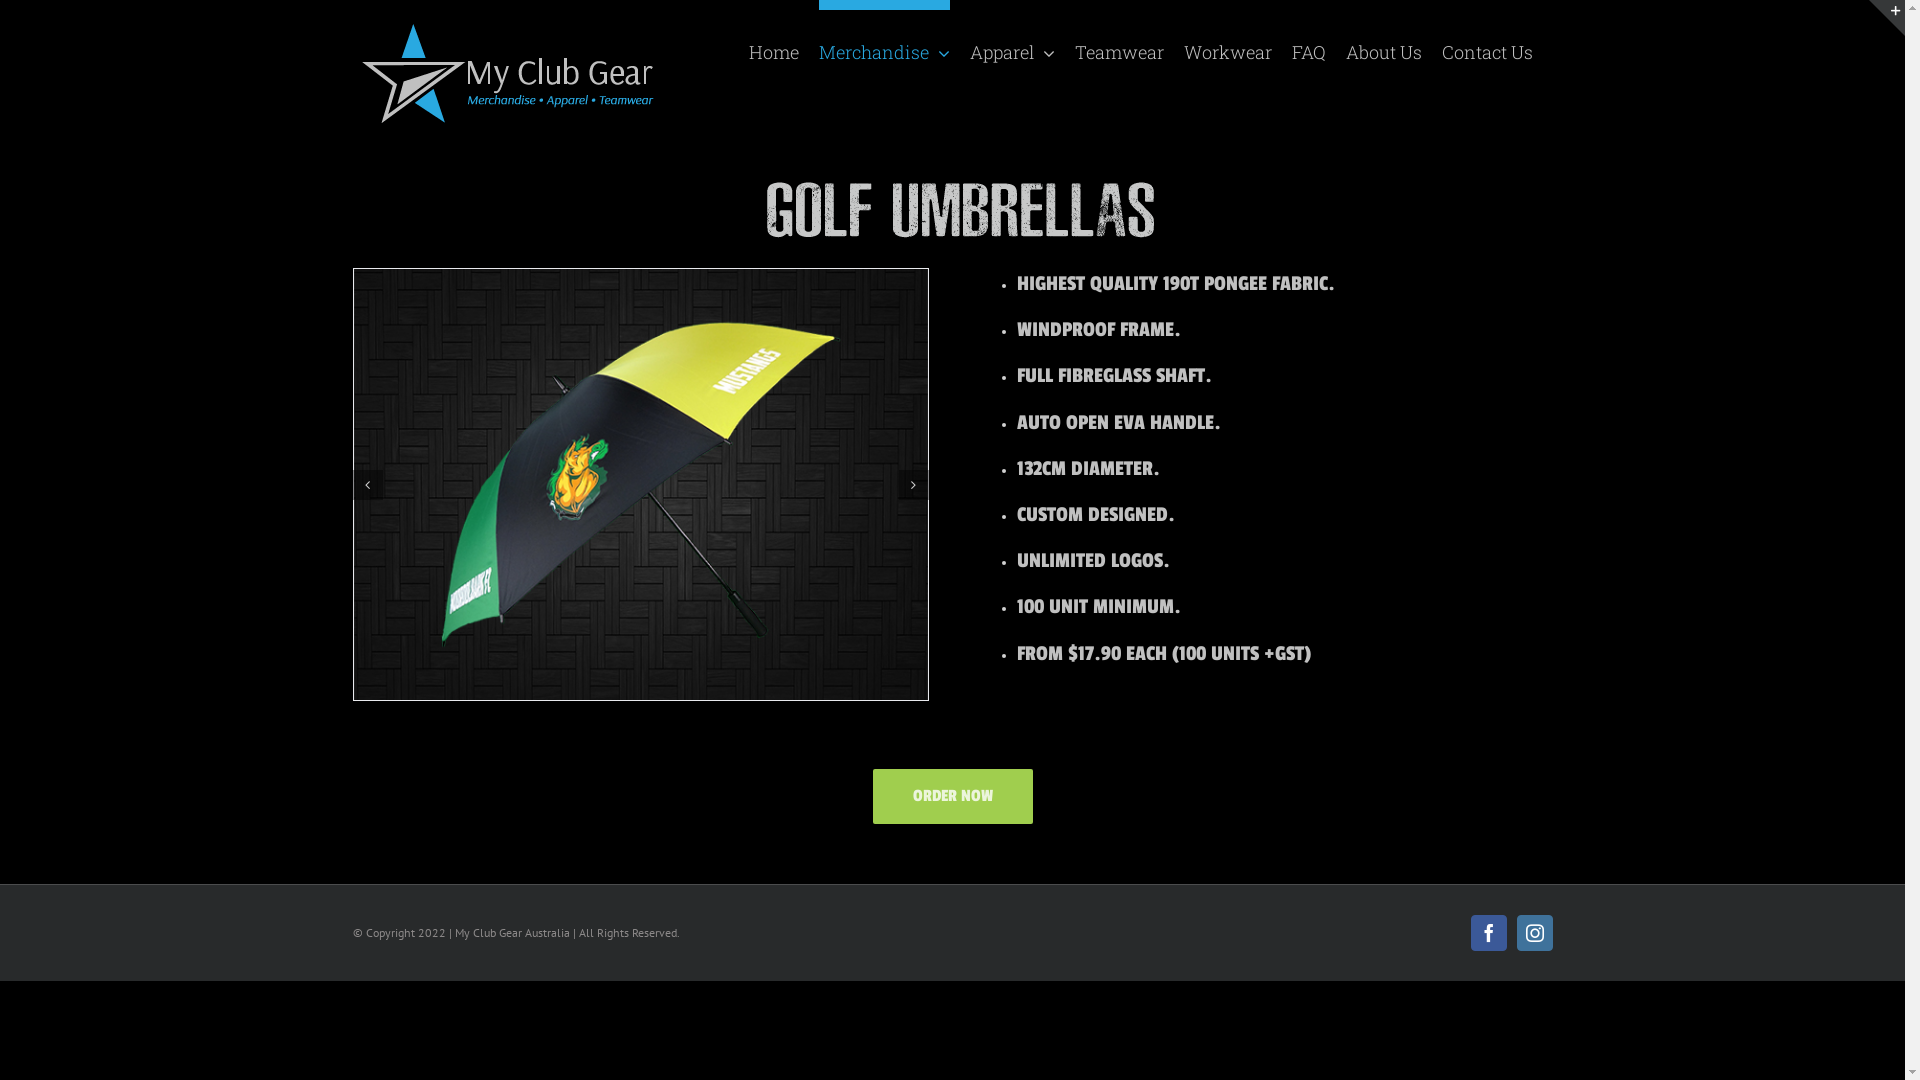 Image resolution: width=1920 pixels, height=1080 pixels. I want to click on 'Instagram', so click(1533, 933).